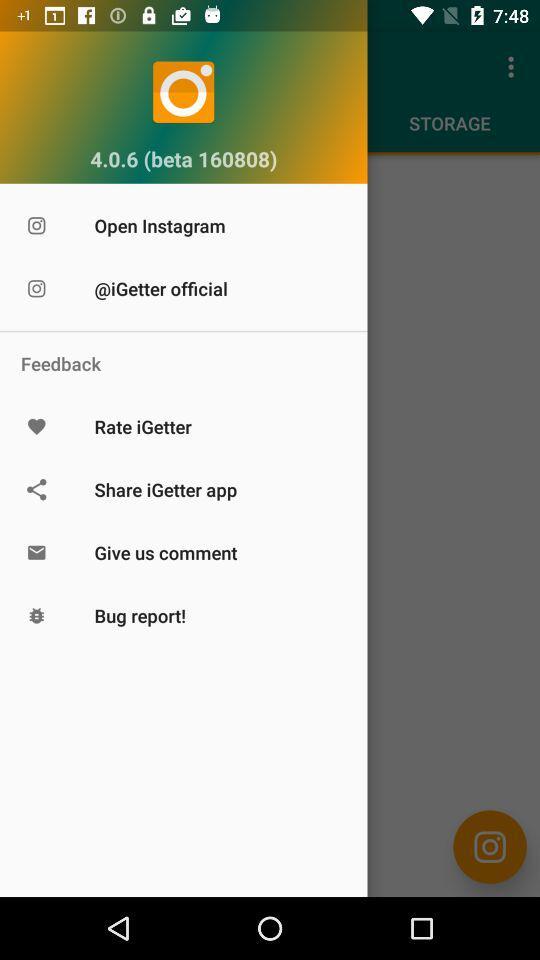  I want to click on the photo icon, so click(489, 846).